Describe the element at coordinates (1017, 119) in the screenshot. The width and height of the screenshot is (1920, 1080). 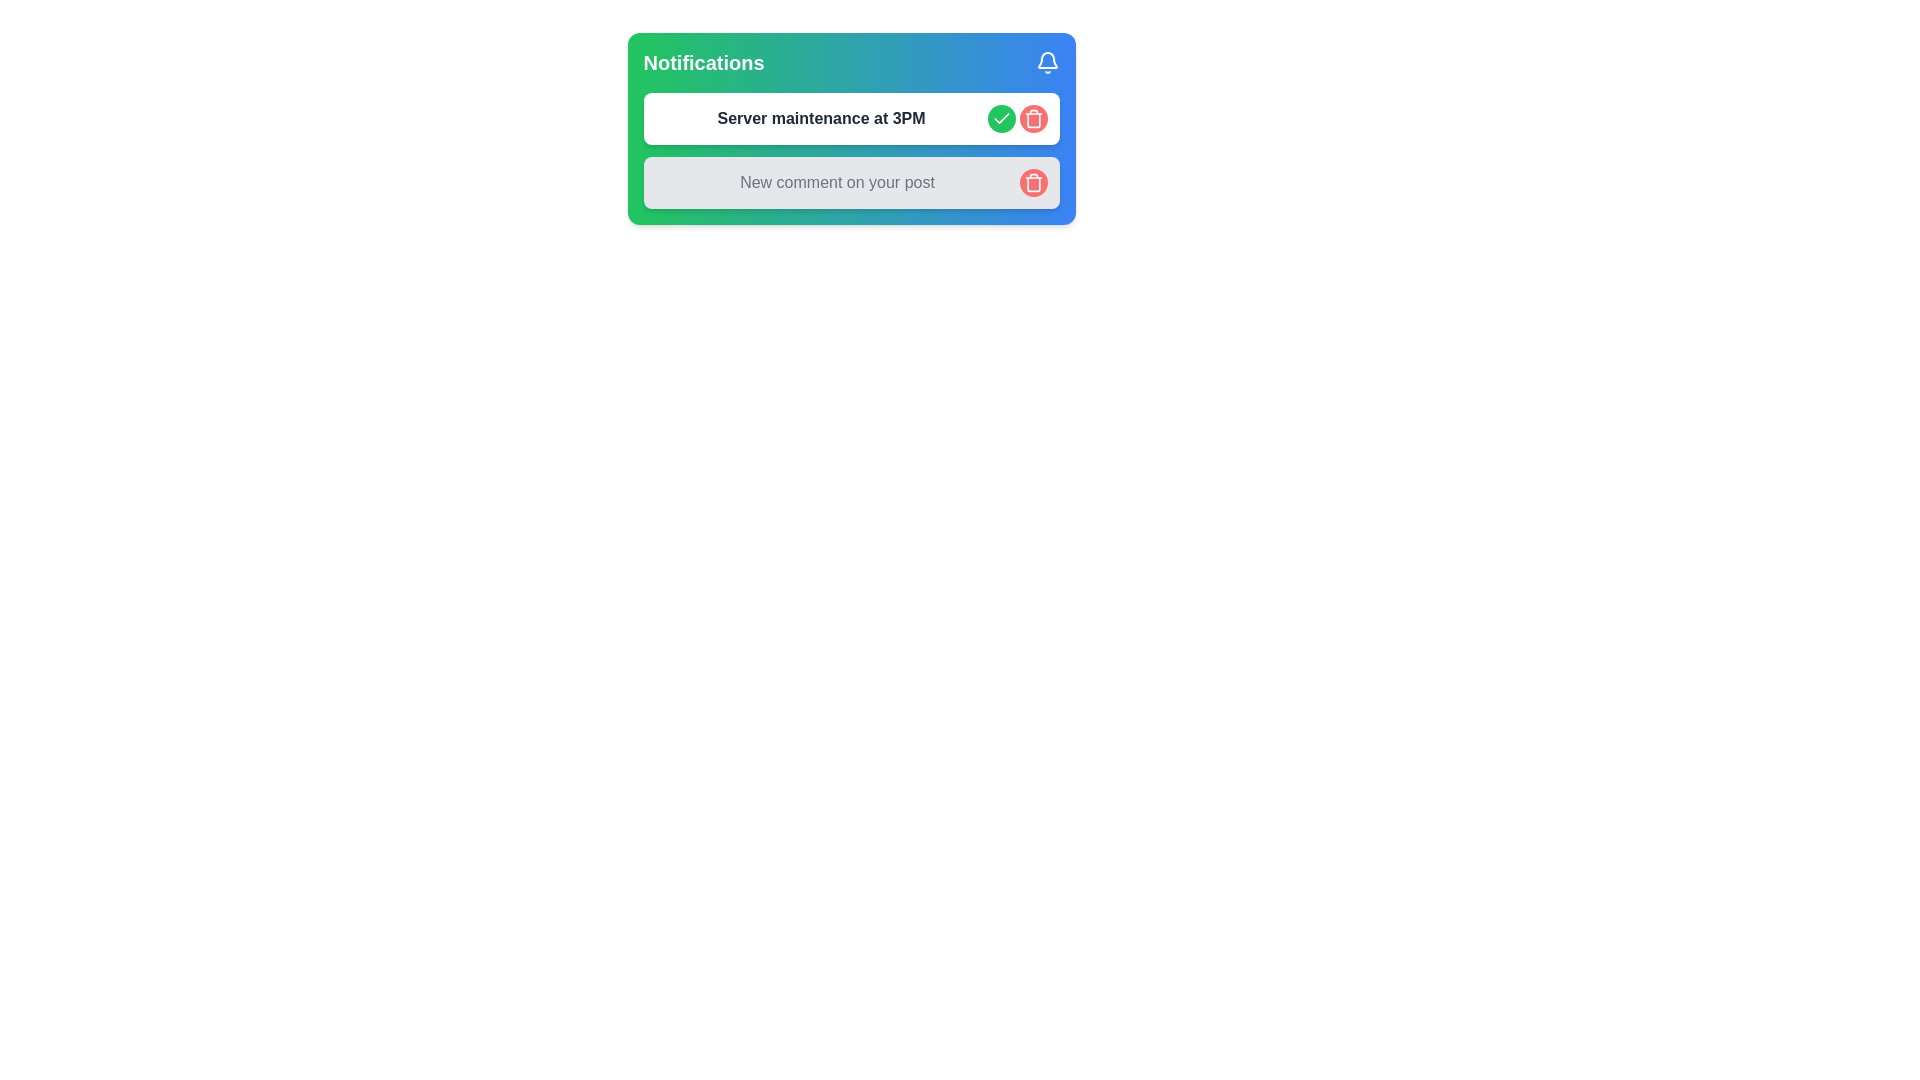
I see `the red button with a trash can icon in the Action button group located inside the notification card labeled 'Server maintenance at 3PM'` at that location.